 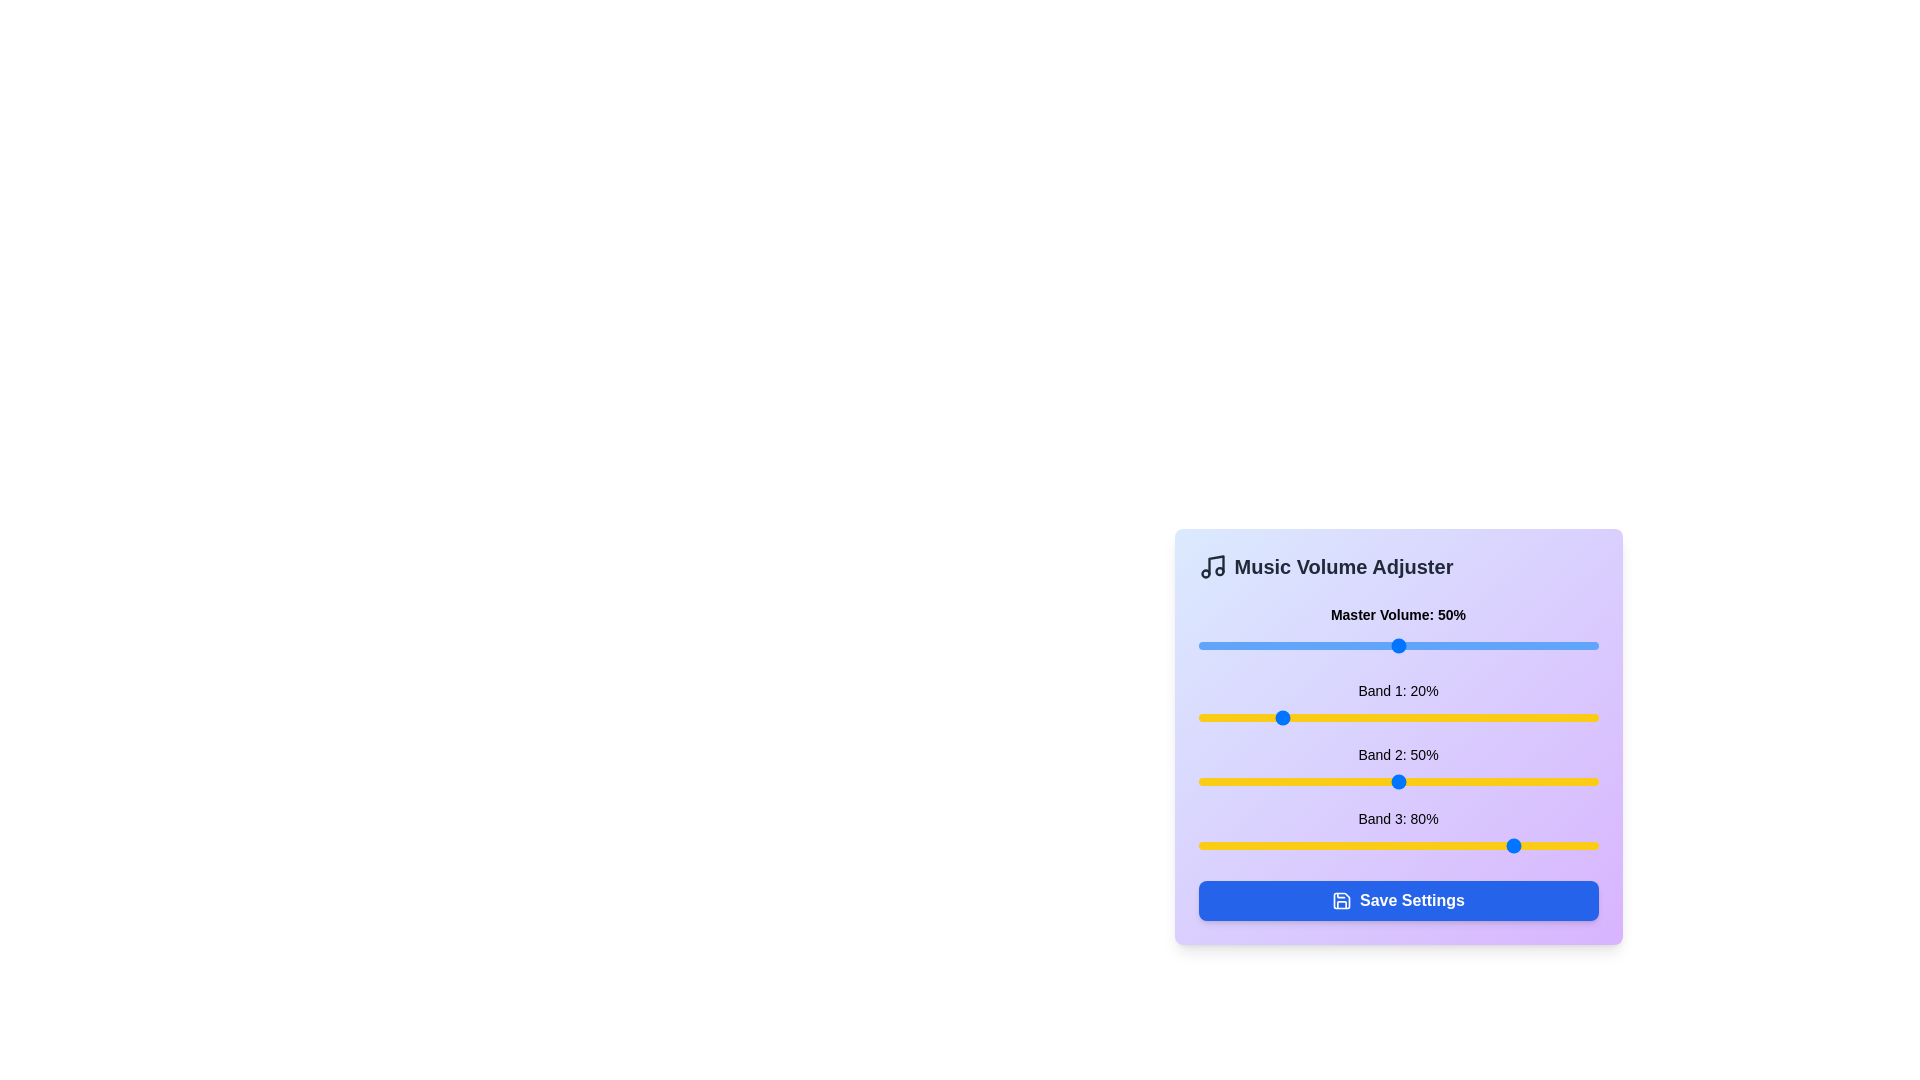 I want to click on the knob of the horizontal range slider, which is styled with a blue track and rounded edges, so click(x=1397, y=645).